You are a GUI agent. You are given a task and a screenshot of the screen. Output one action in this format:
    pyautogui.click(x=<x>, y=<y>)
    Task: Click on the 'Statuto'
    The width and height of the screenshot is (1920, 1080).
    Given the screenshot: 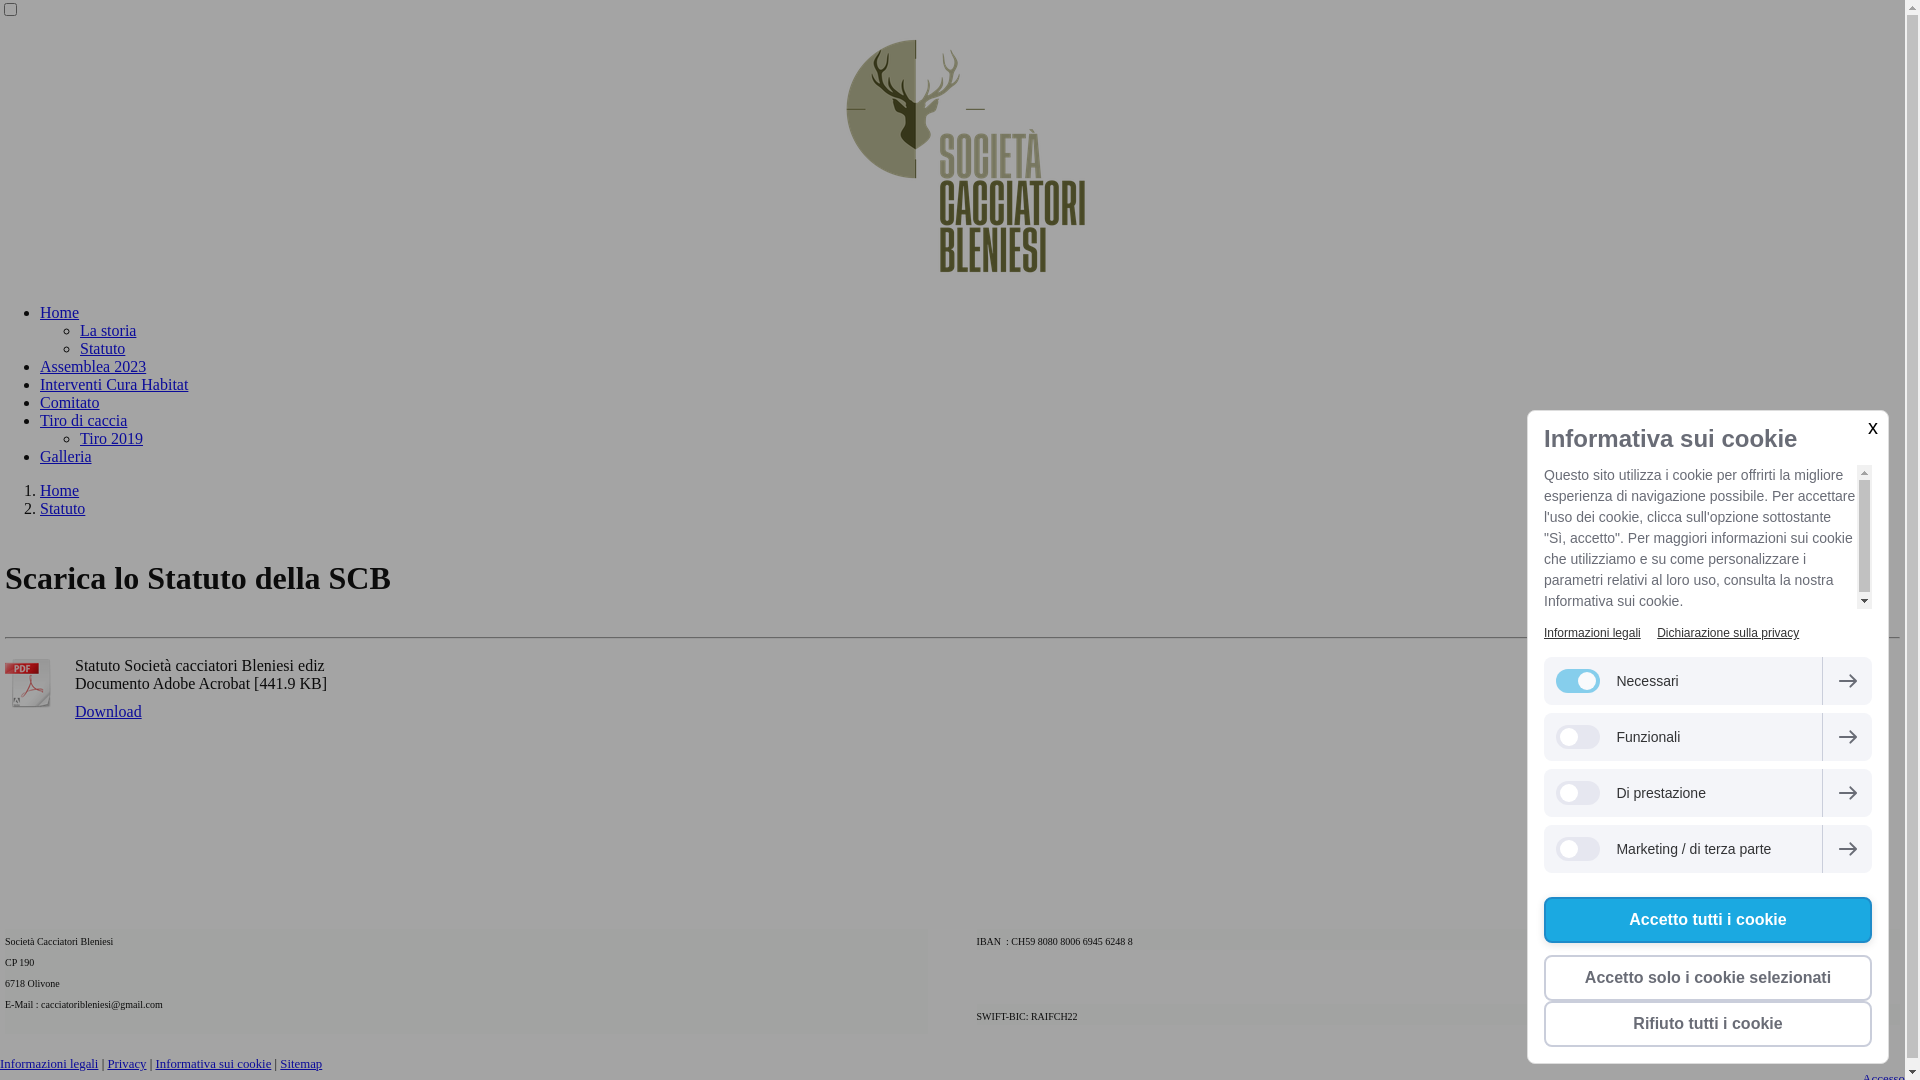 What is the action you would take?
    pyautogui.click(x=101, y=347)
    